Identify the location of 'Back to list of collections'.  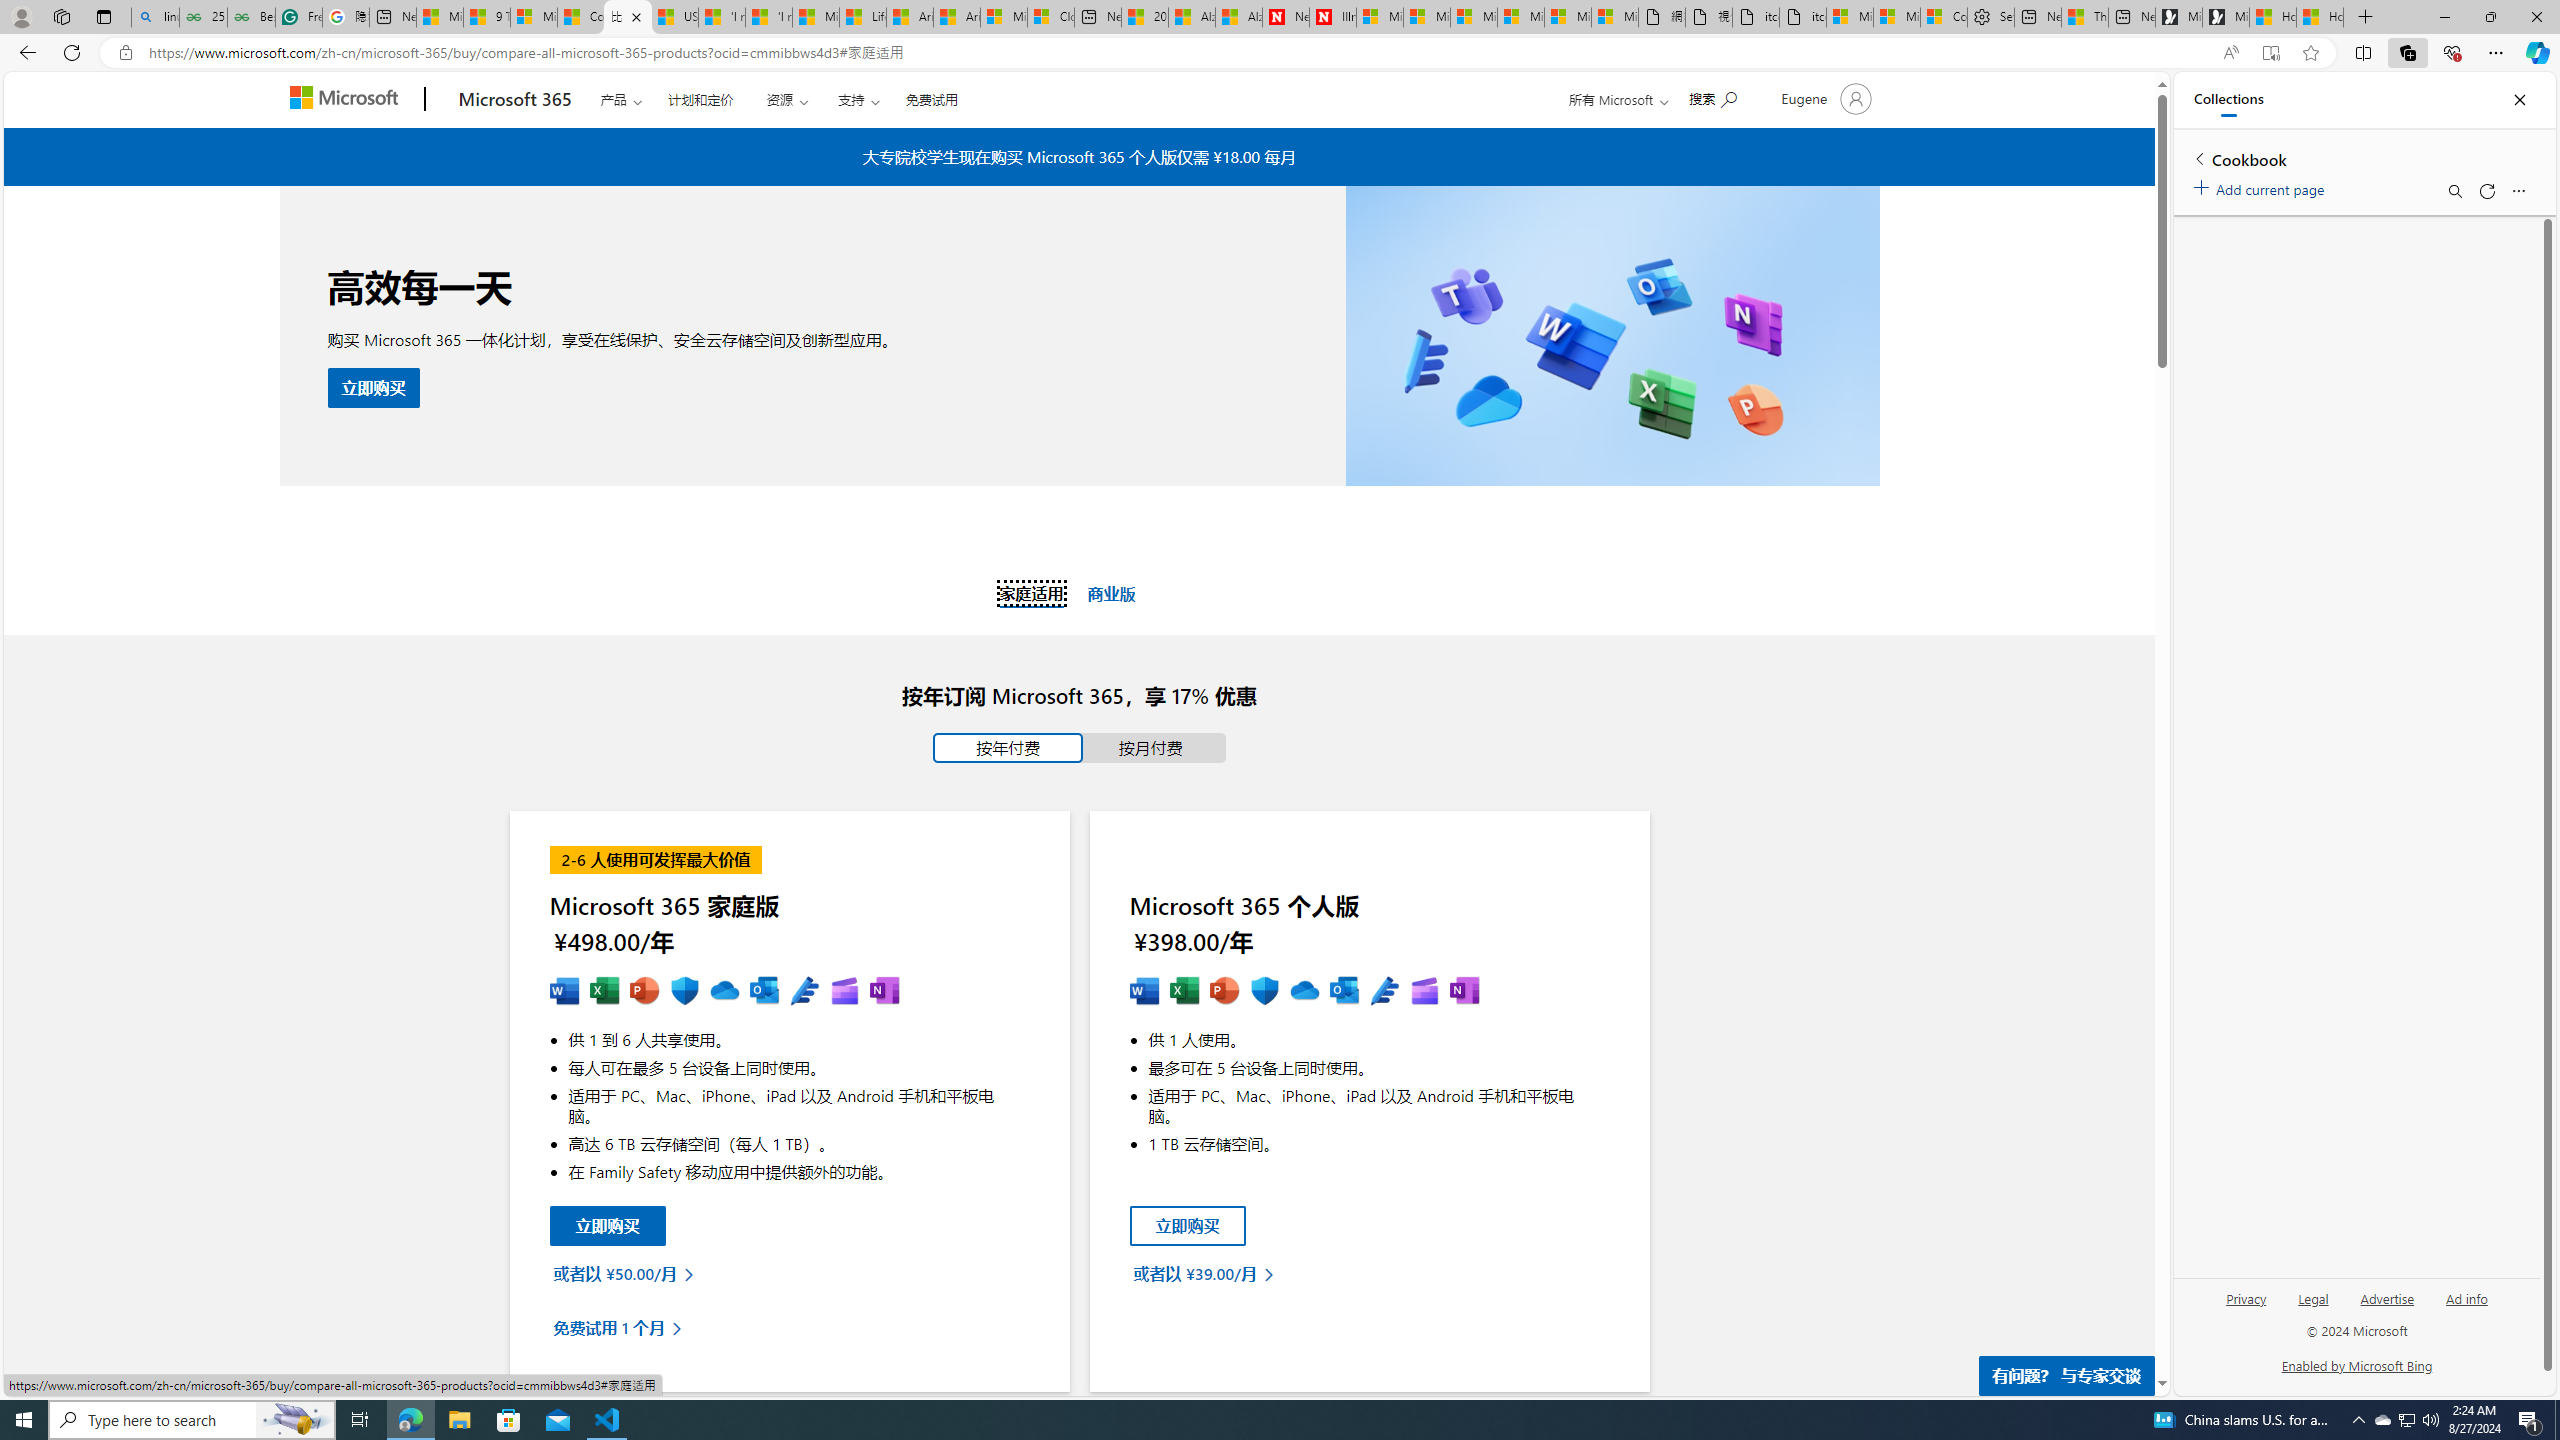
(2198, 158).